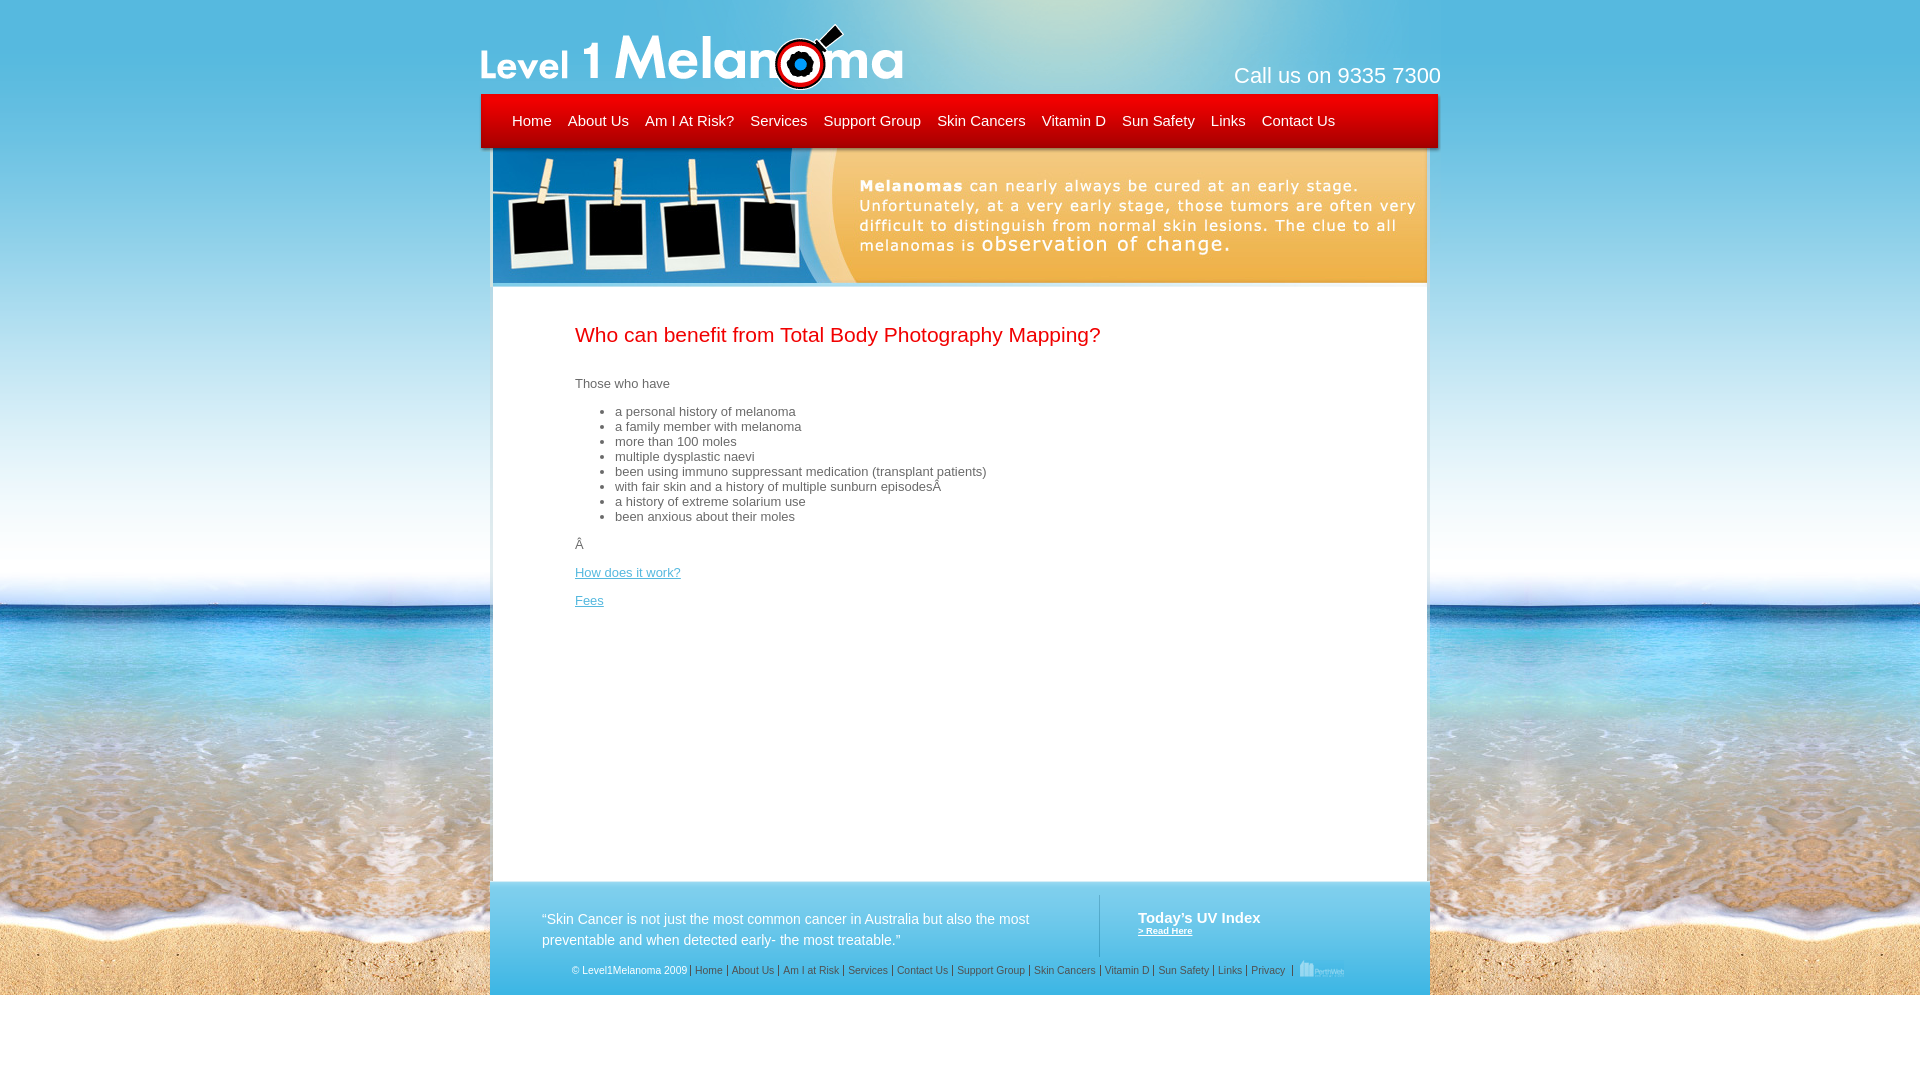 Image resolution: width=1920 pixels, height=1080 pixels. Describe the element at coordinates (1063, 969) in the screenshot. I see `'Skin Cancers'` at that location.